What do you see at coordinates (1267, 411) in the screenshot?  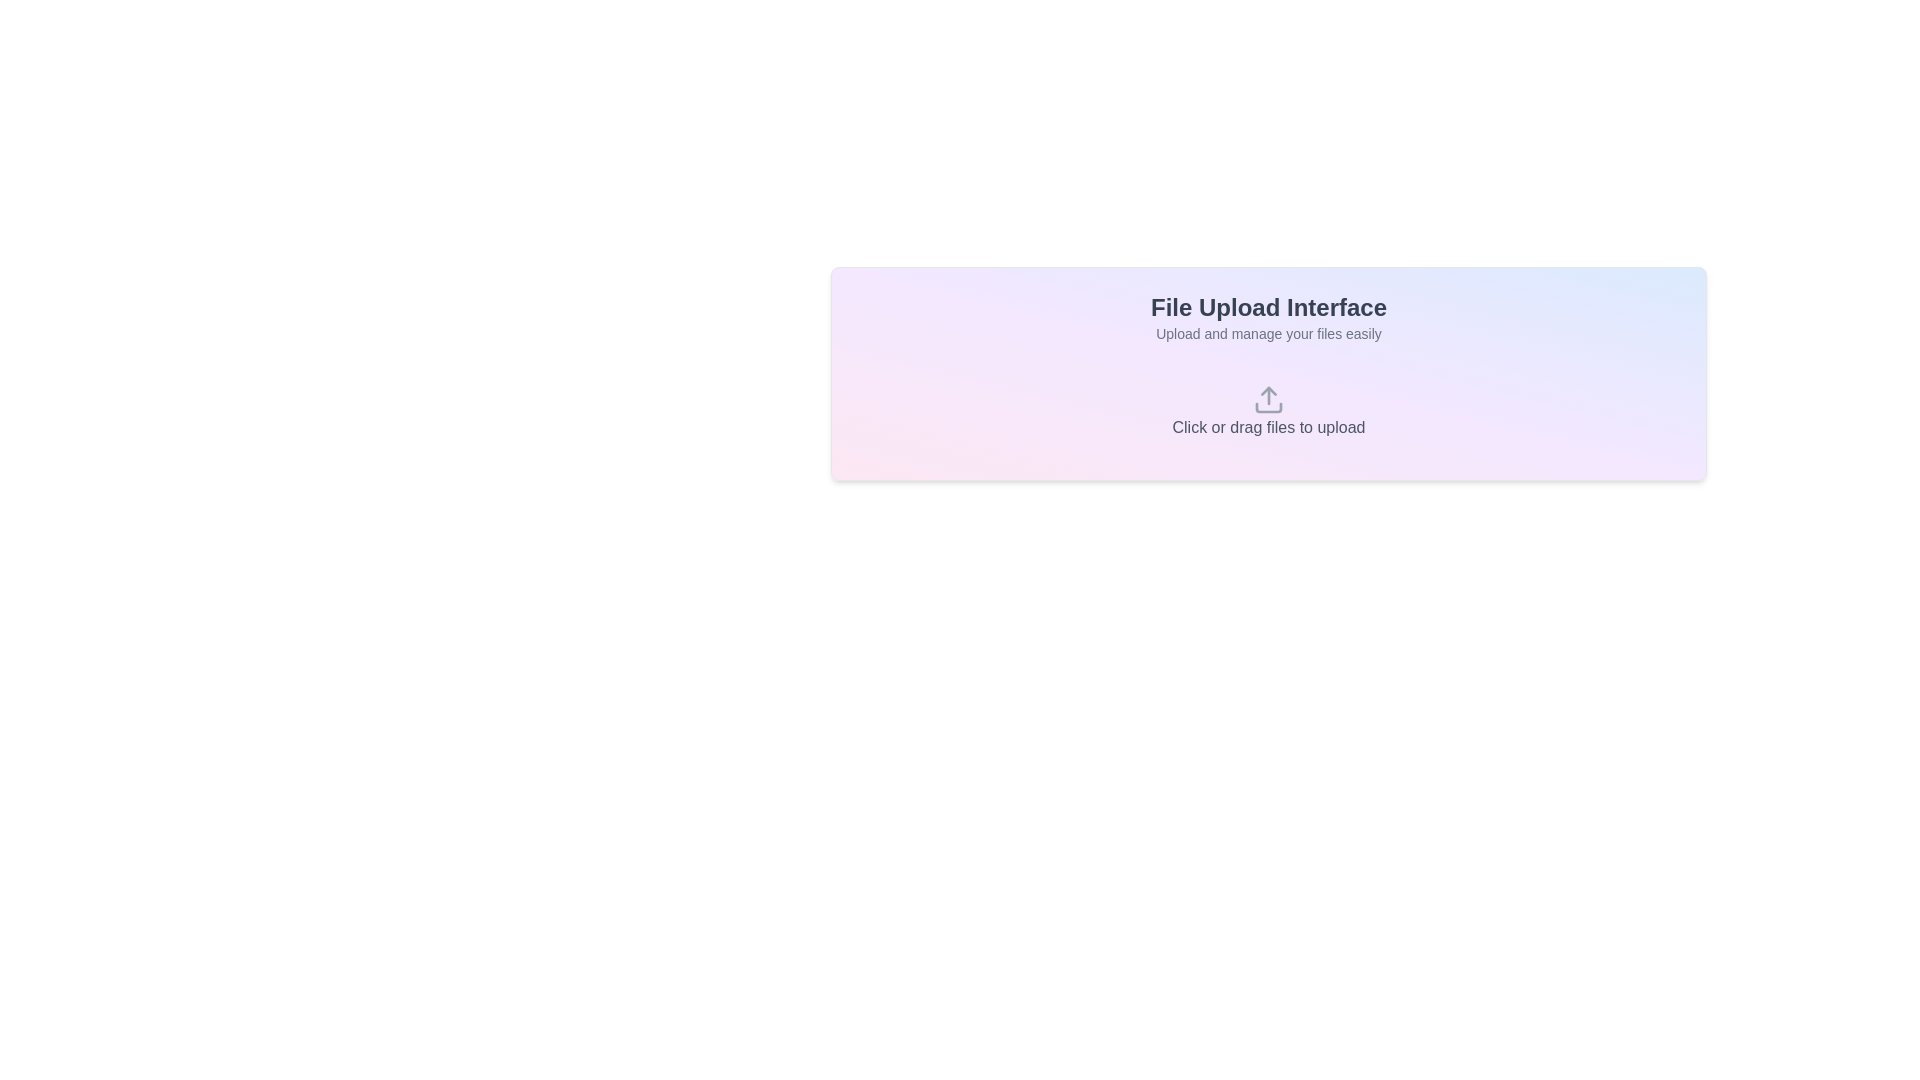 I see `the File upload zone, which features an upward arrow icon and the text 'Click or drag files to upload'` at bounding box center [1267, 411].